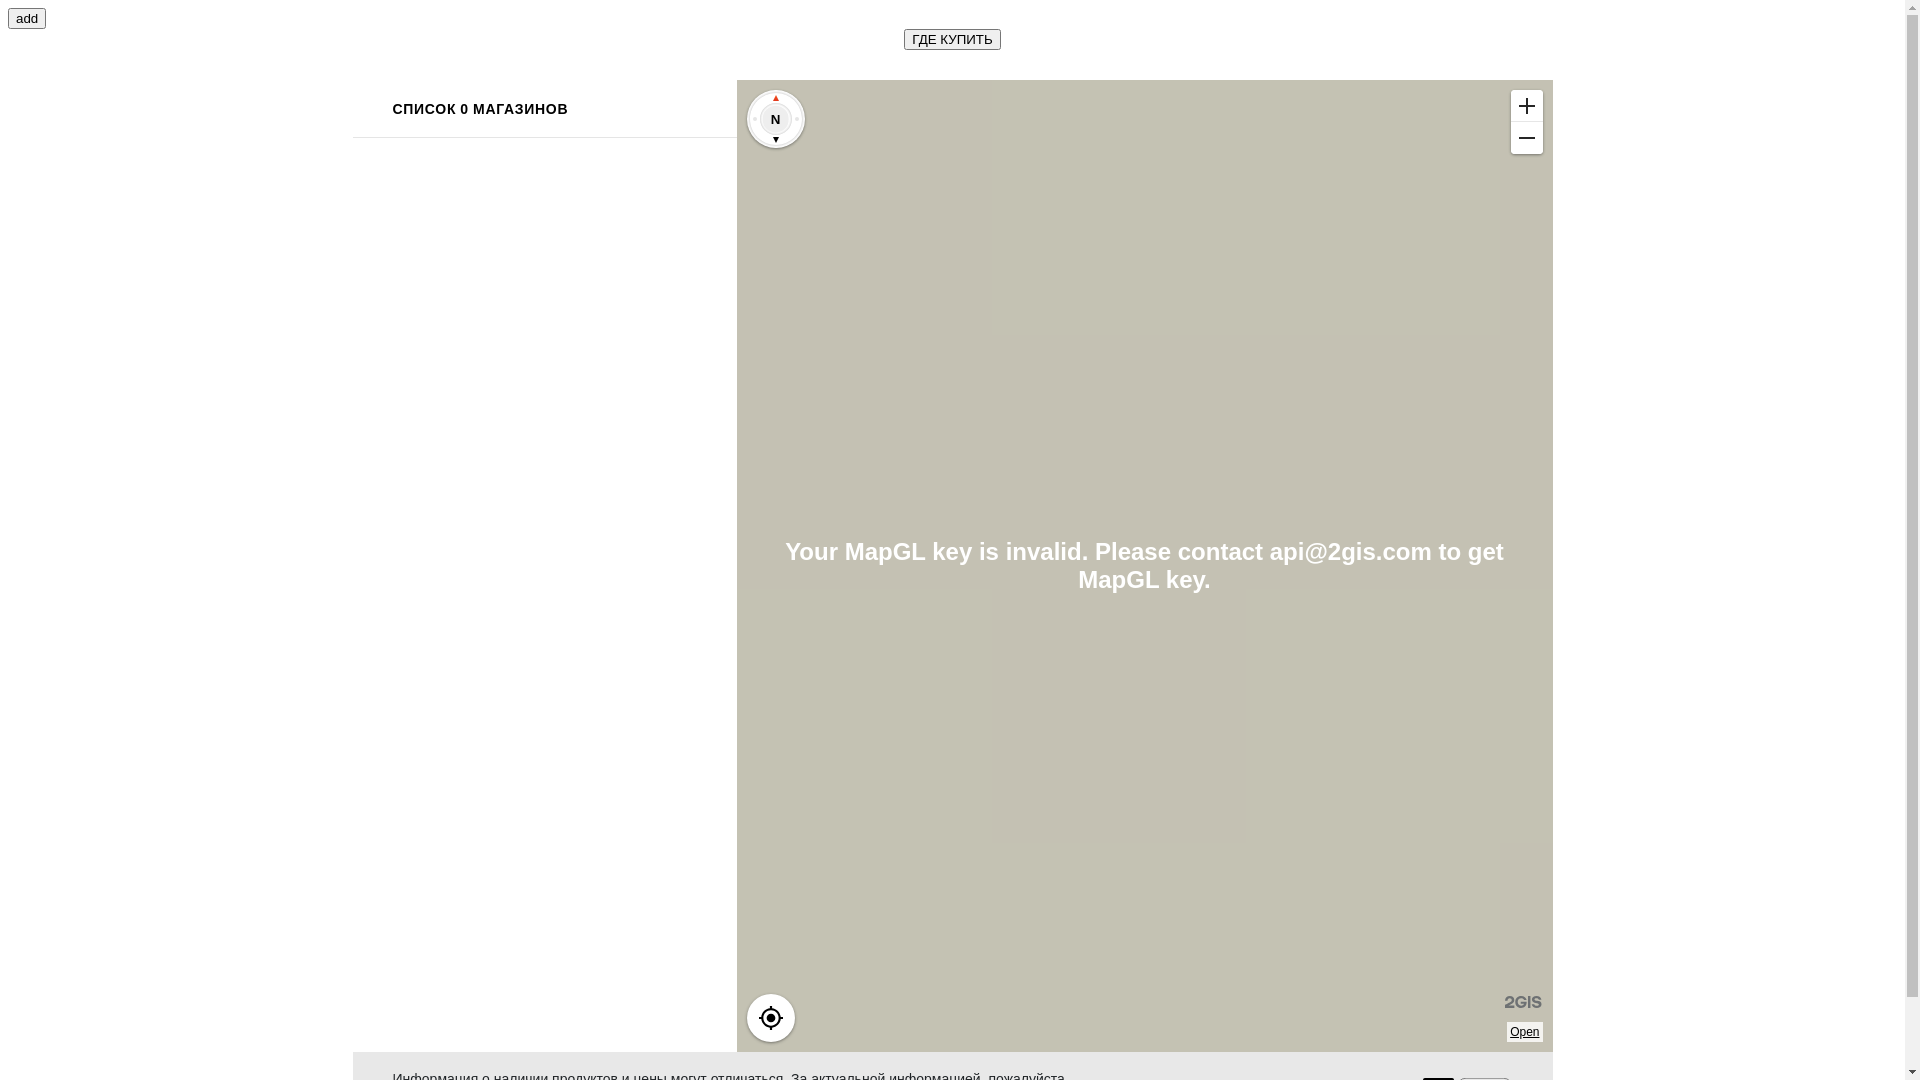  What do you see at coordinates (27, 18) in the screenshot?
I see `'add'` at bounding box center [27, 18].